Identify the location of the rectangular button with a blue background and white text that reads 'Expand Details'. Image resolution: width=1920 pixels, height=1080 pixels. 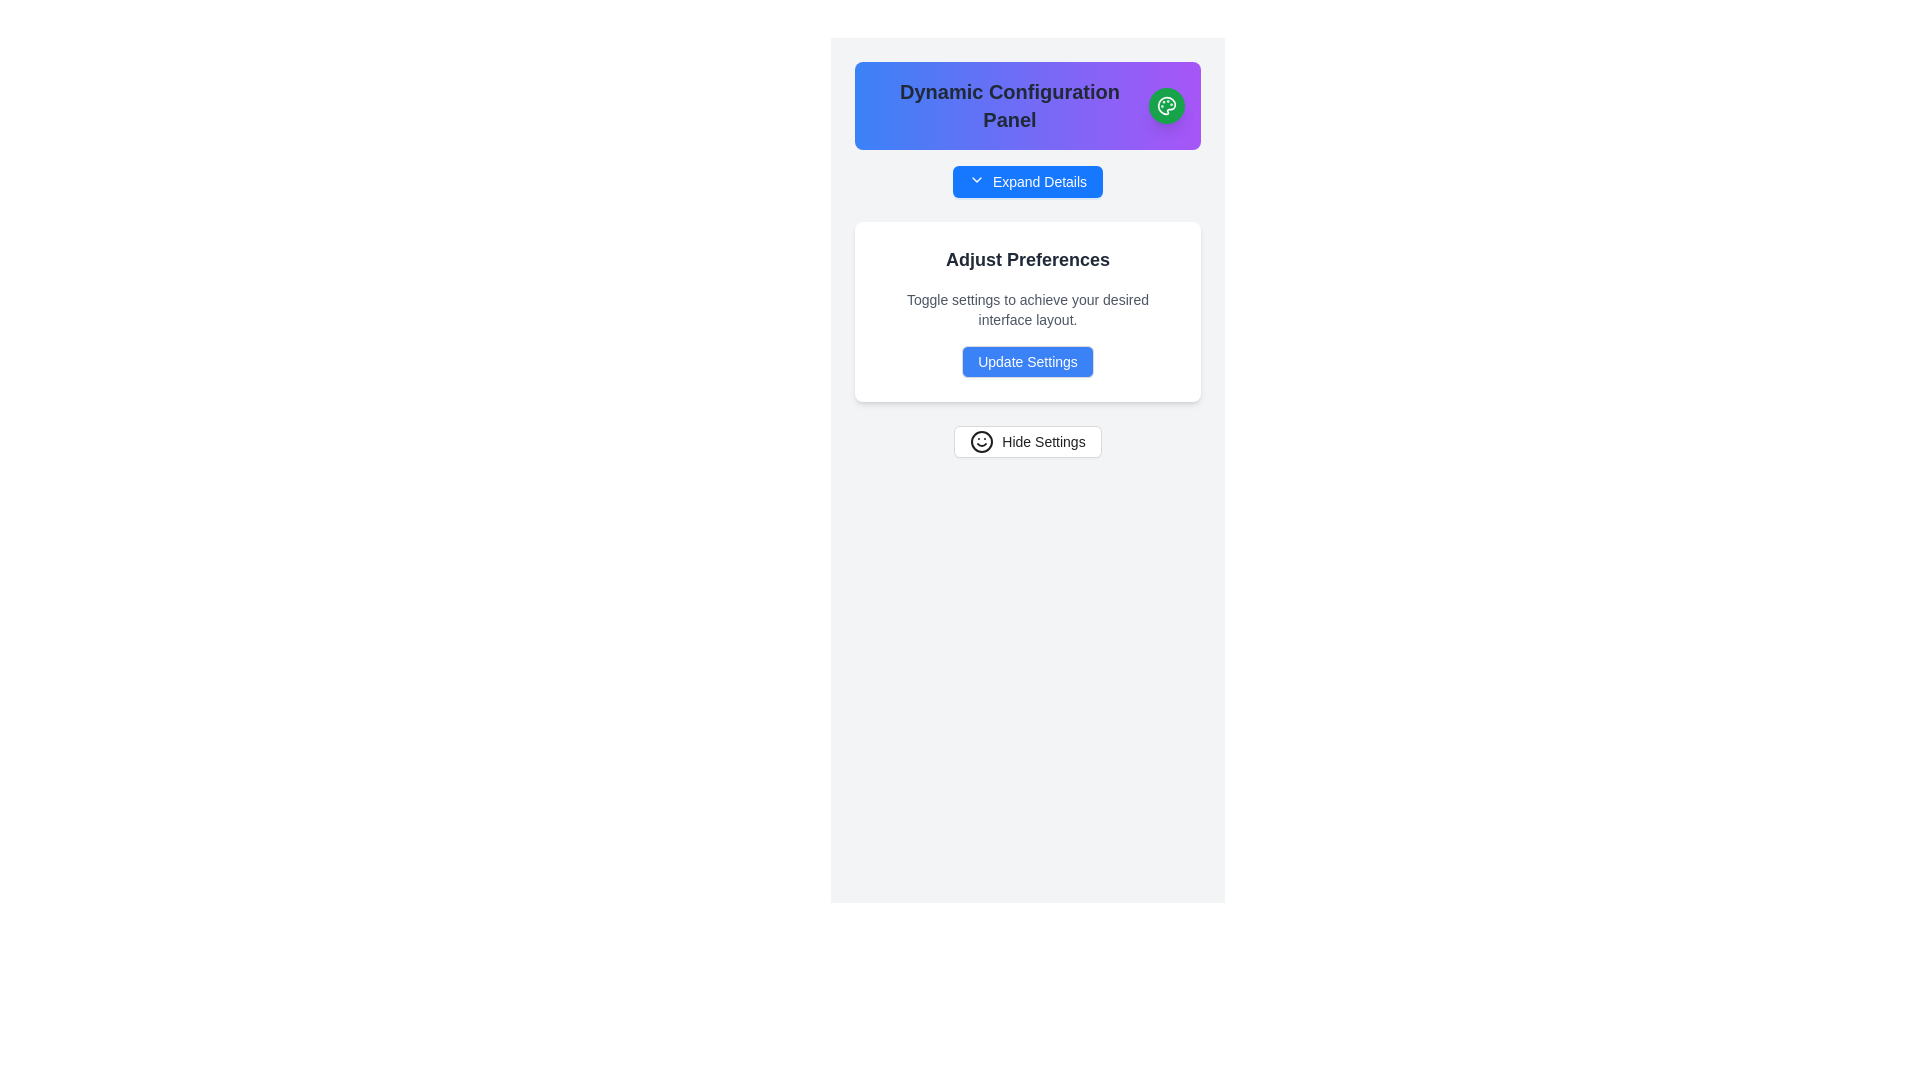
(1027, 181).